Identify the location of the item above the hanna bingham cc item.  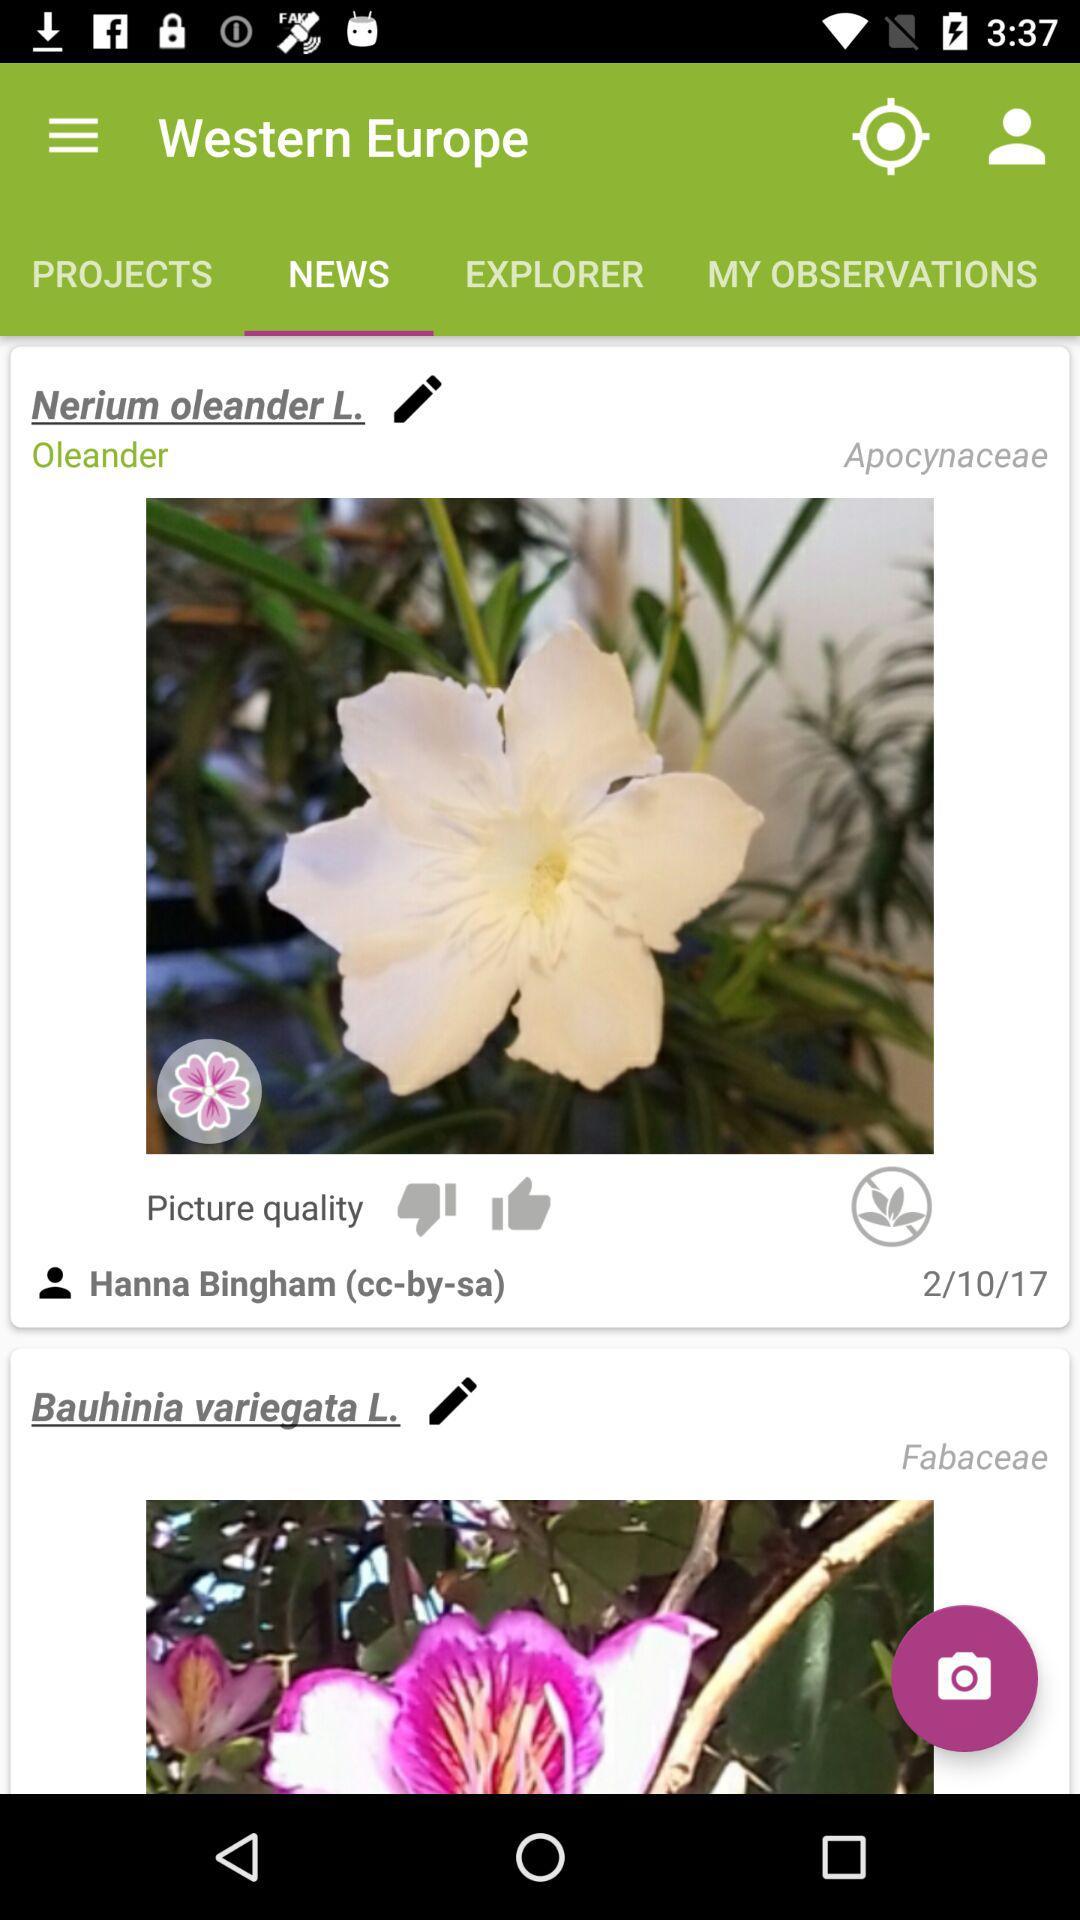
(425, 1205).